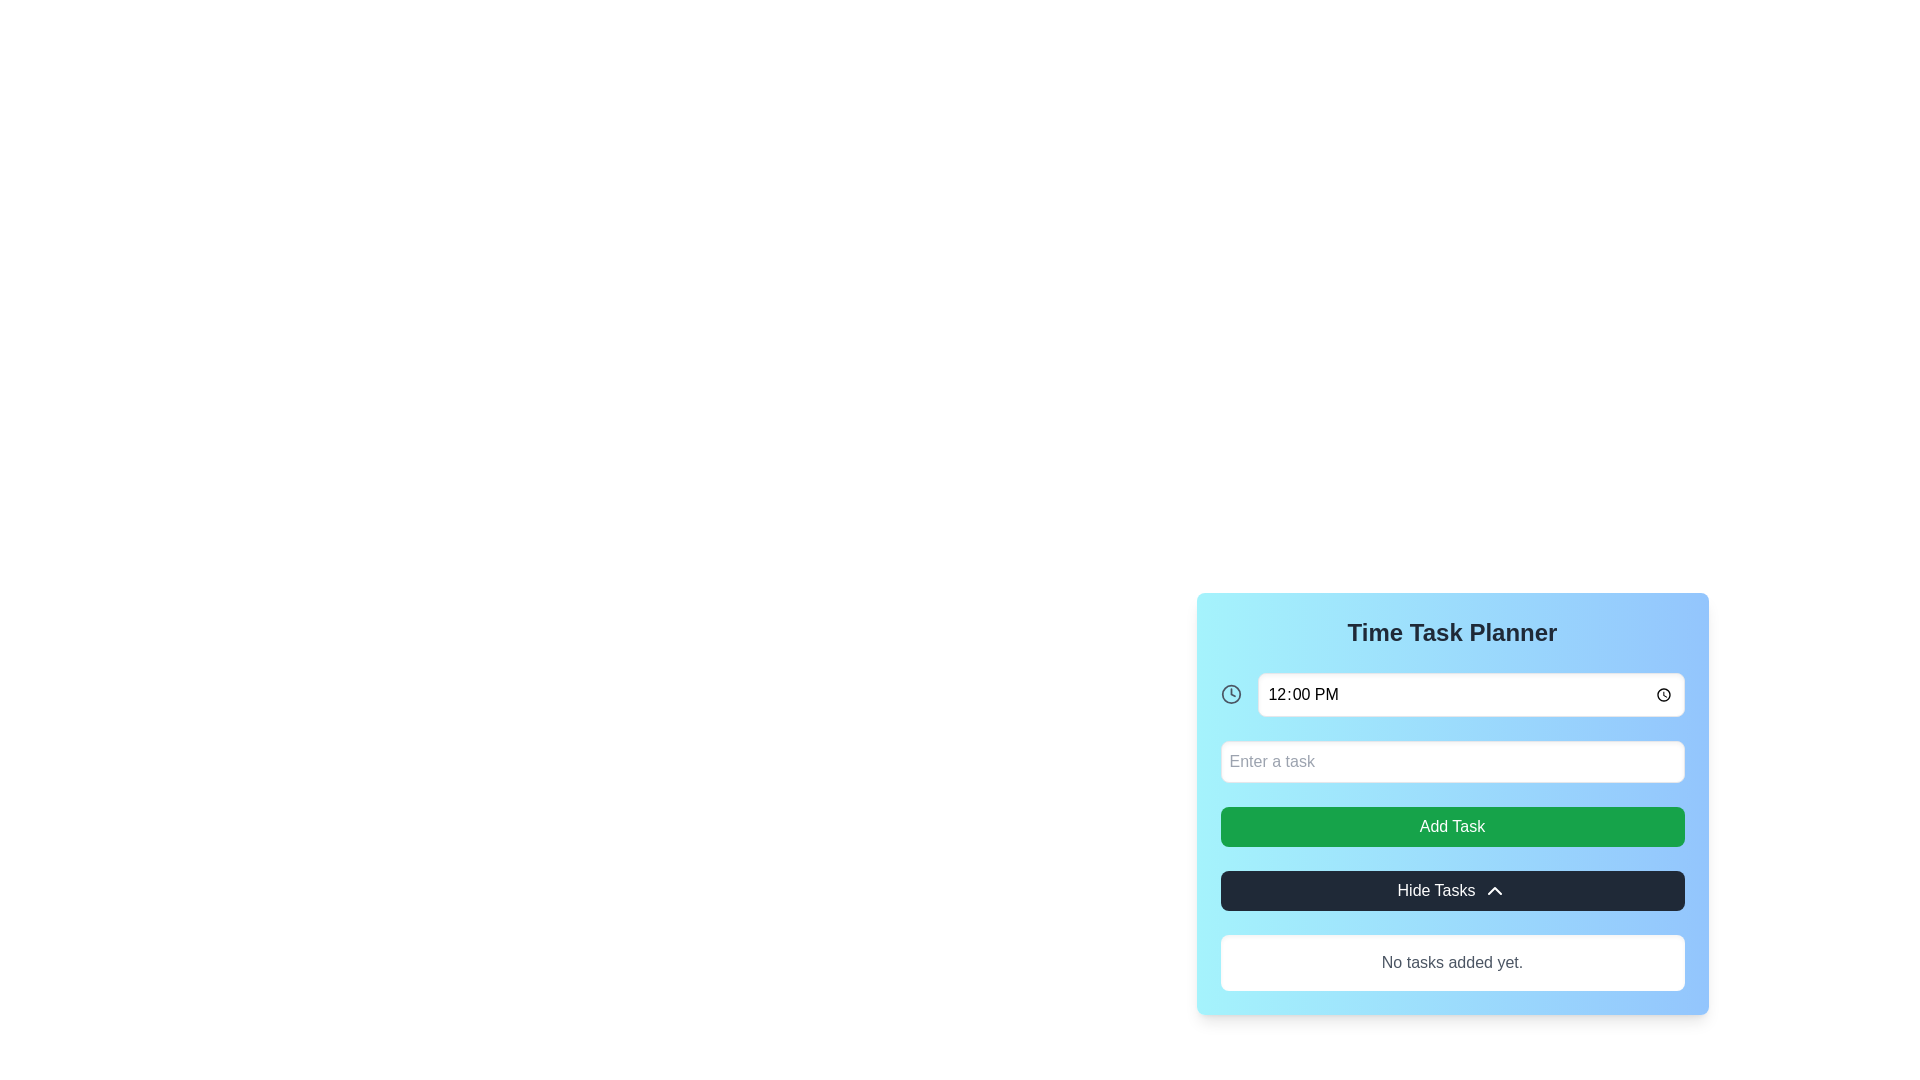  What do you see at coordinates (1452, 962) in the screenshot?
I see `the informational Text label at the bottom of the 'Time Task Planner' interface, which notifies users that no tasks have been added yet` at bounding box center [1452, 962].